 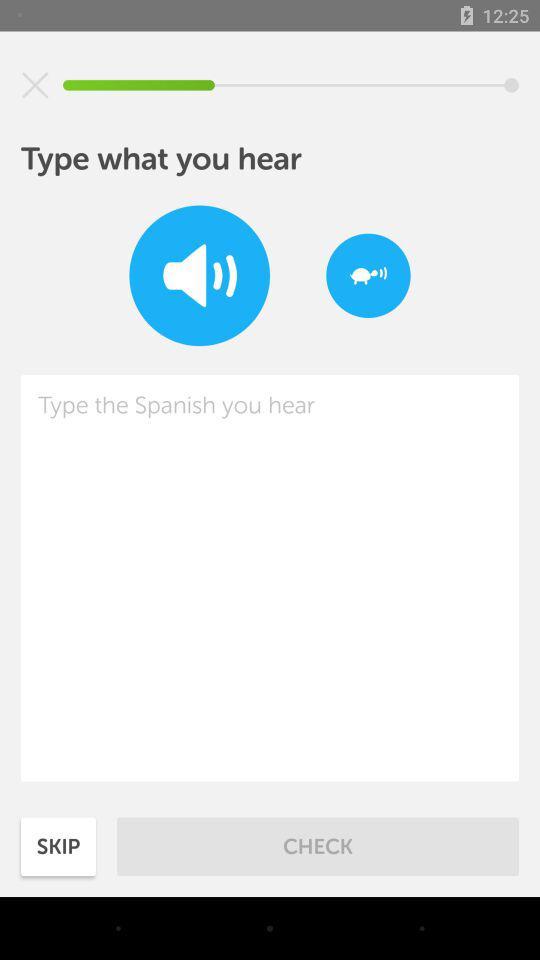 I want to click on check item, so click(x=318, y=845).